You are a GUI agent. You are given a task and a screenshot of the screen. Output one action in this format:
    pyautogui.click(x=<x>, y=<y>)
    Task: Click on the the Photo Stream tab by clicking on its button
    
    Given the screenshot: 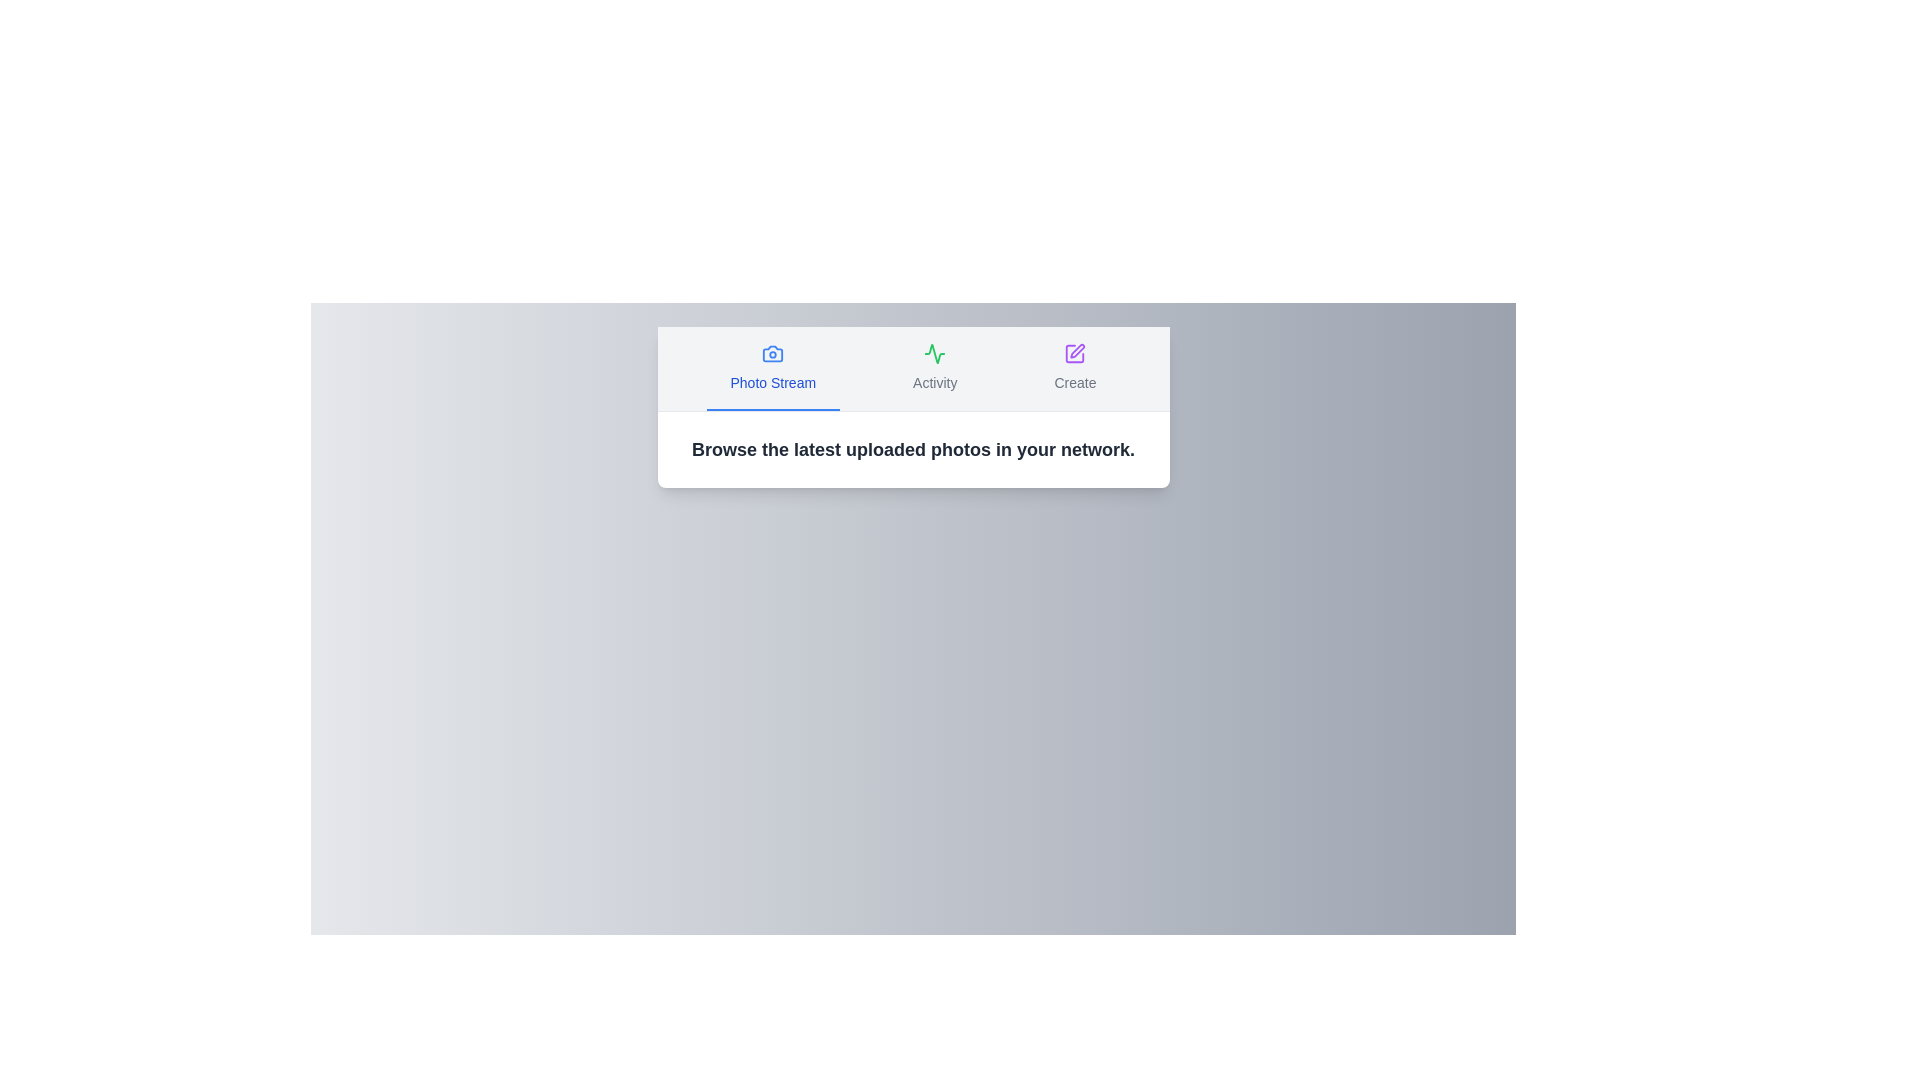 What is the action you would take?
    pyautogui.click(x=772, y=369)
    